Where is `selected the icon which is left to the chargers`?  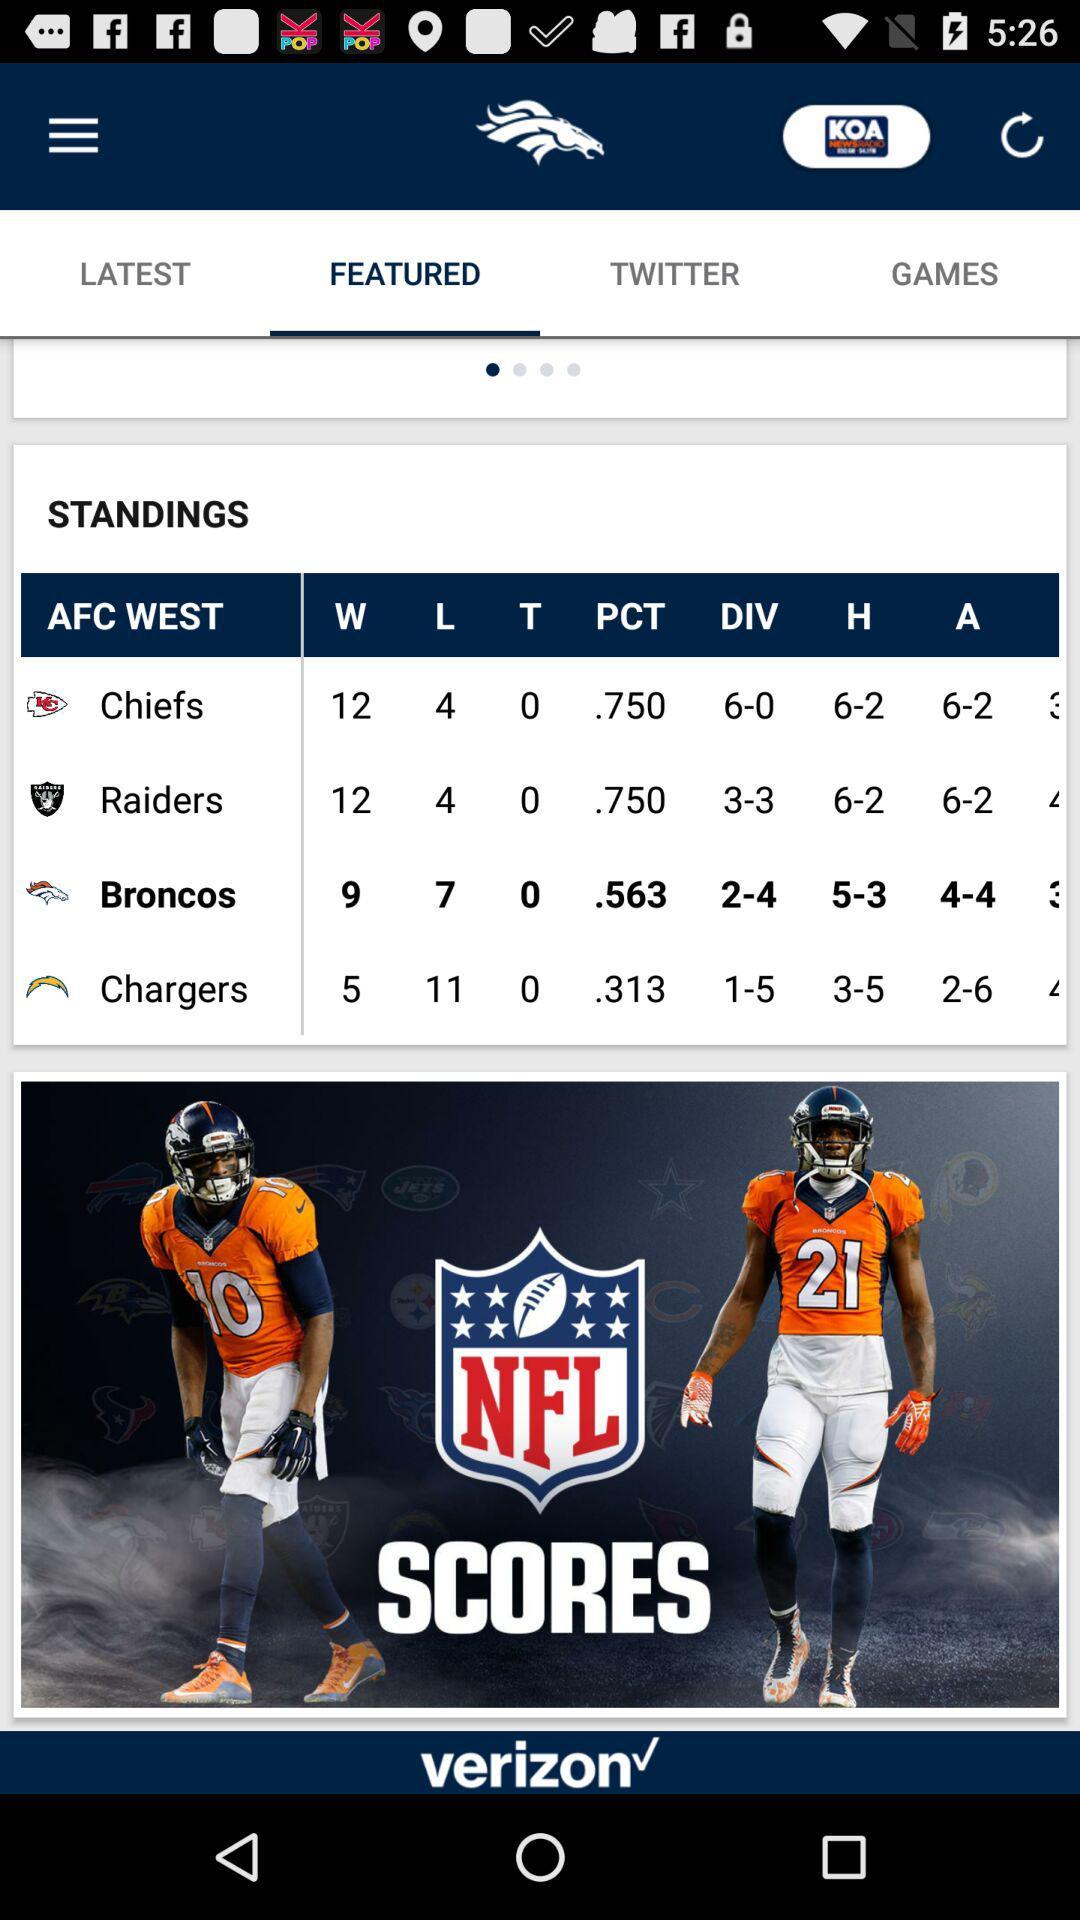 selected the icon which is left to the chargers is located at coordinates (46, 988).